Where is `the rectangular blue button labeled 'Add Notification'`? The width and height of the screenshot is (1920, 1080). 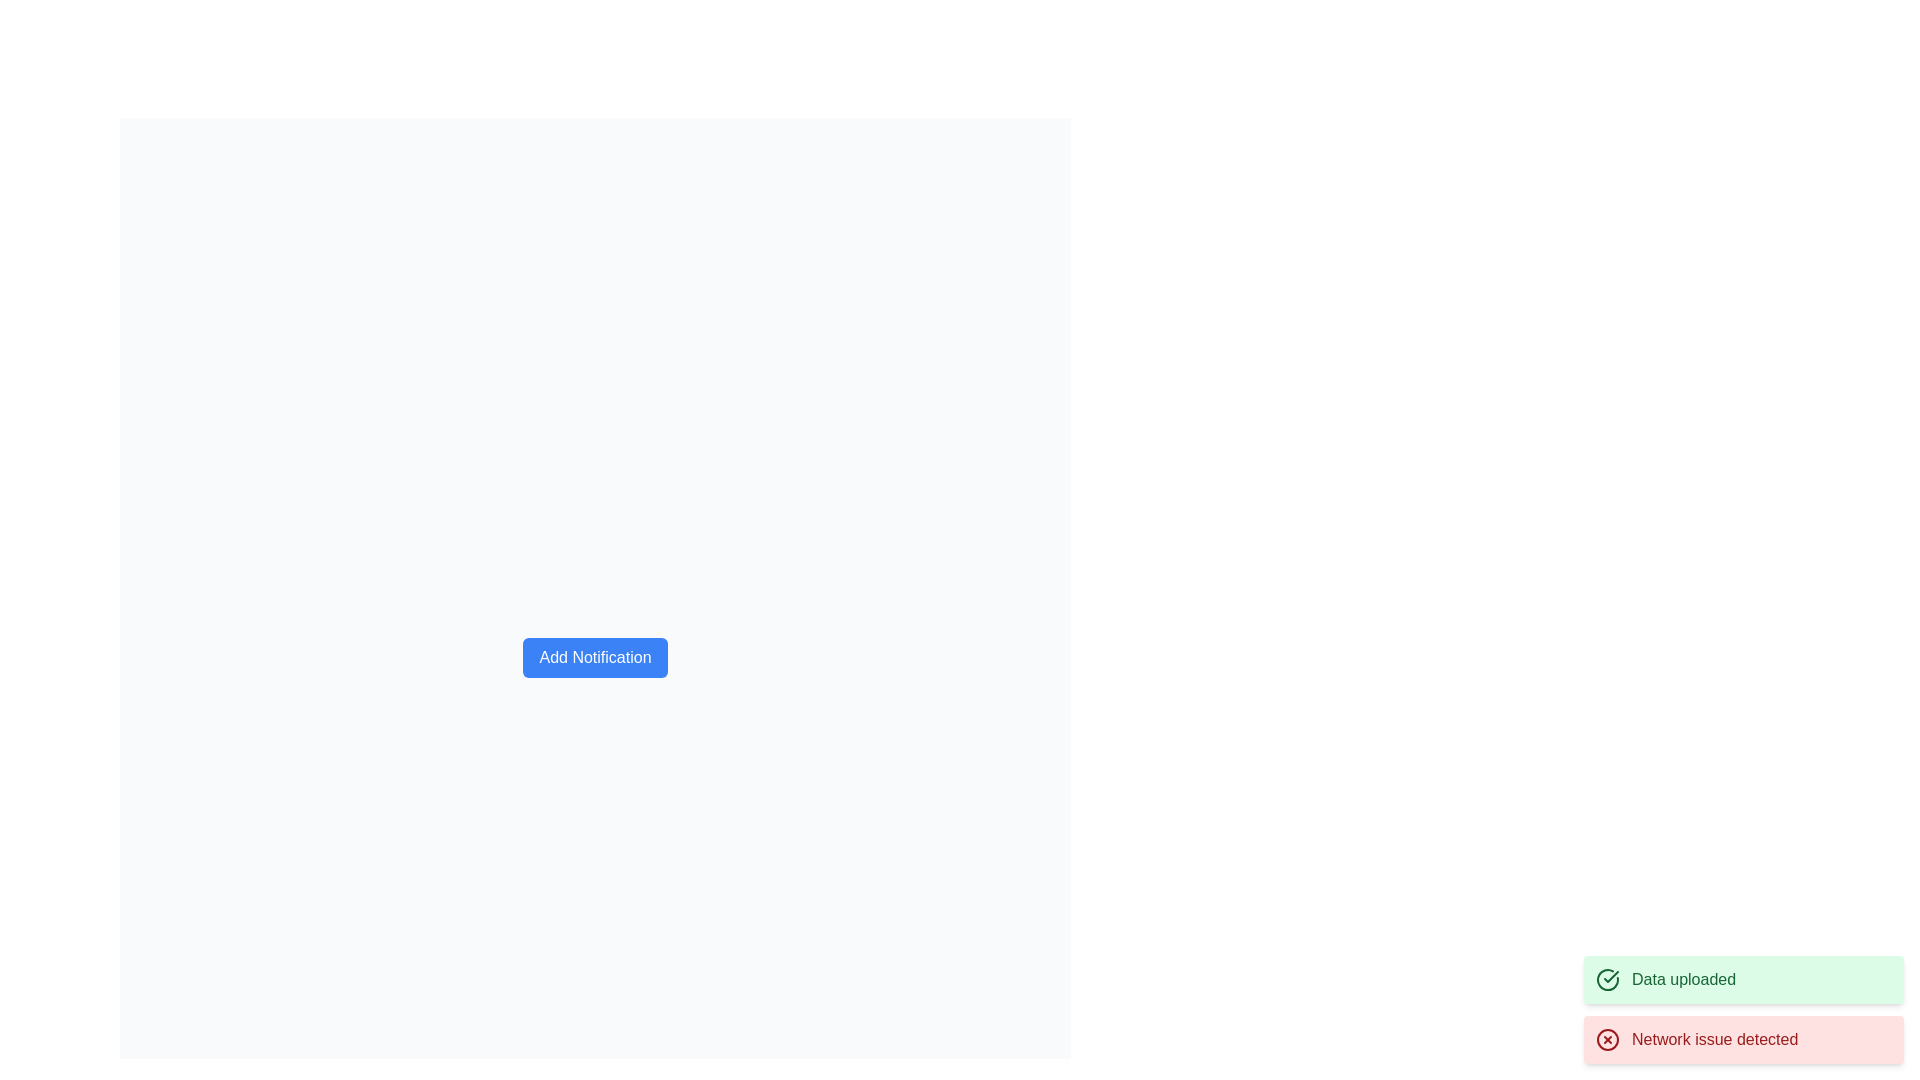
the rectangular blue button labeled 'Add Notification' is located at coordinates (594, 658).